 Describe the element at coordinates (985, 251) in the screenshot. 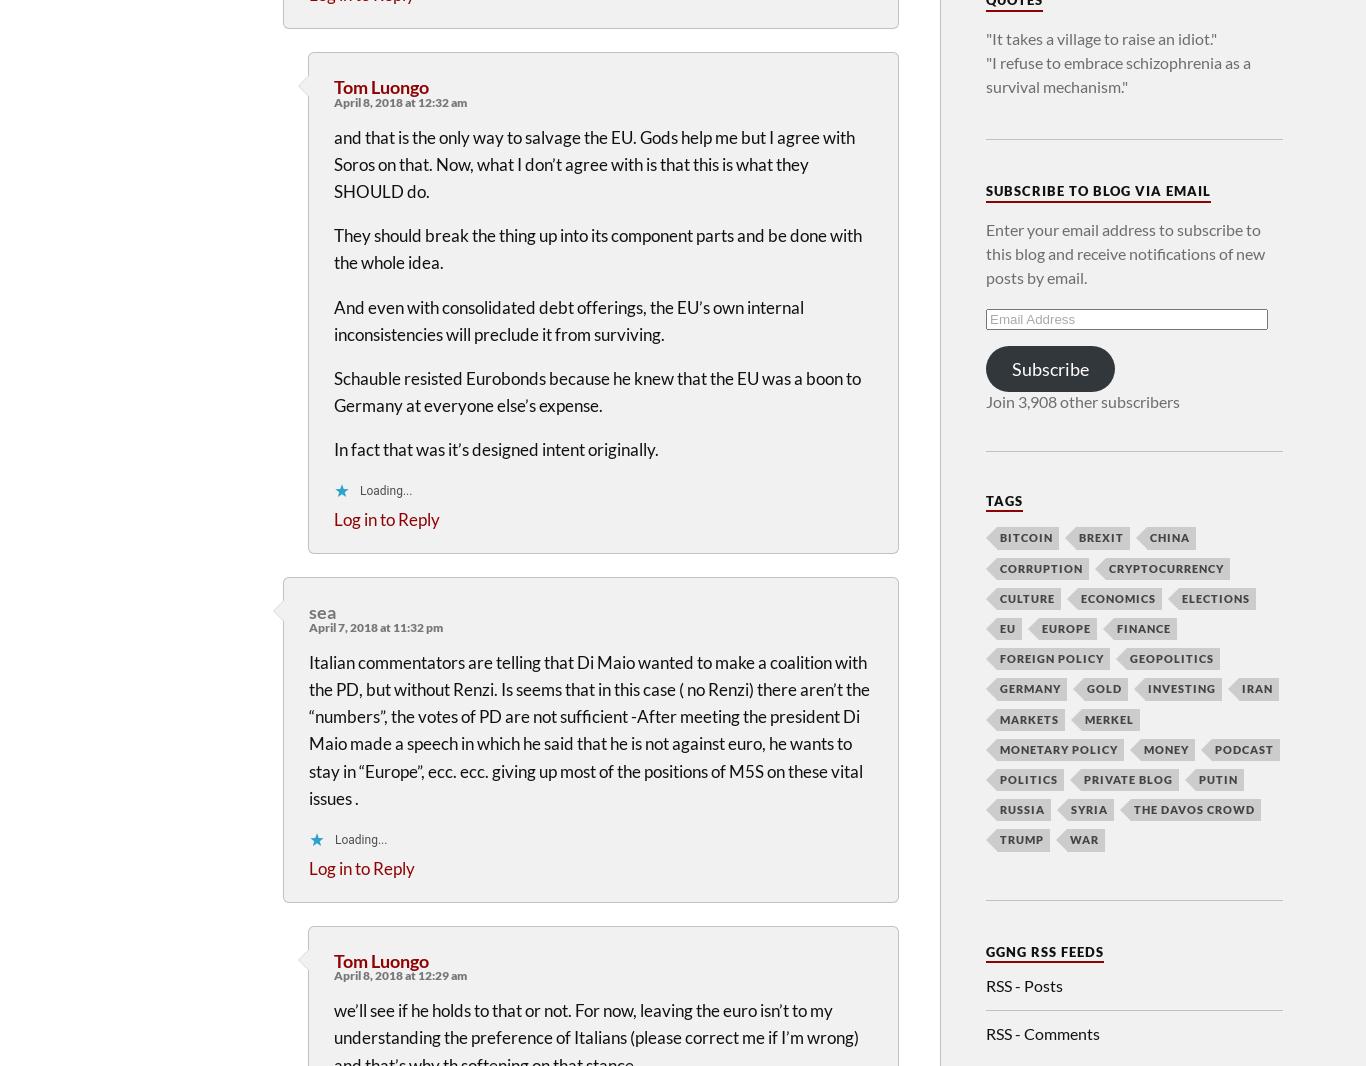

I see `'Enter your email address to subscribe to this blog and receive notifications of new posts by email.'` at that location.